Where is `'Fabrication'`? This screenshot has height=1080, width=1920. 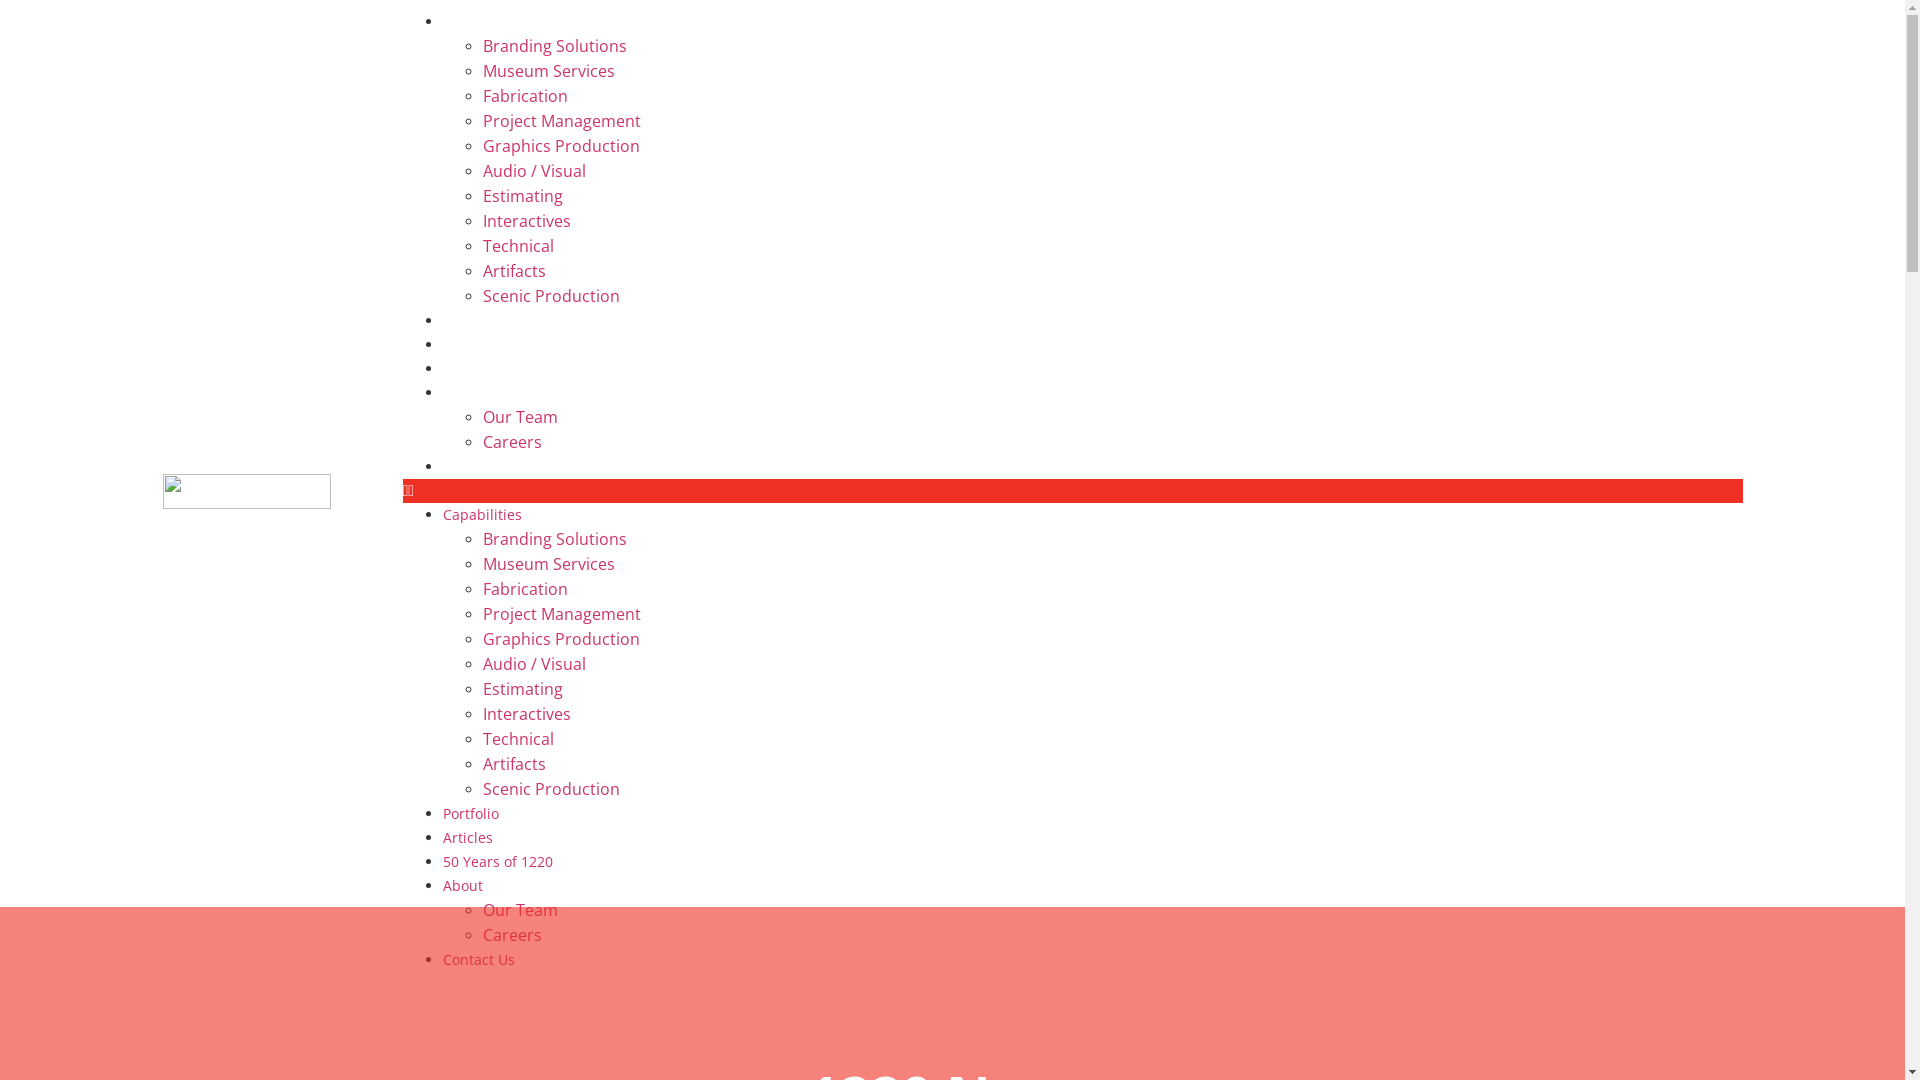 'Fabrication' is located at coordinates (524, 588).